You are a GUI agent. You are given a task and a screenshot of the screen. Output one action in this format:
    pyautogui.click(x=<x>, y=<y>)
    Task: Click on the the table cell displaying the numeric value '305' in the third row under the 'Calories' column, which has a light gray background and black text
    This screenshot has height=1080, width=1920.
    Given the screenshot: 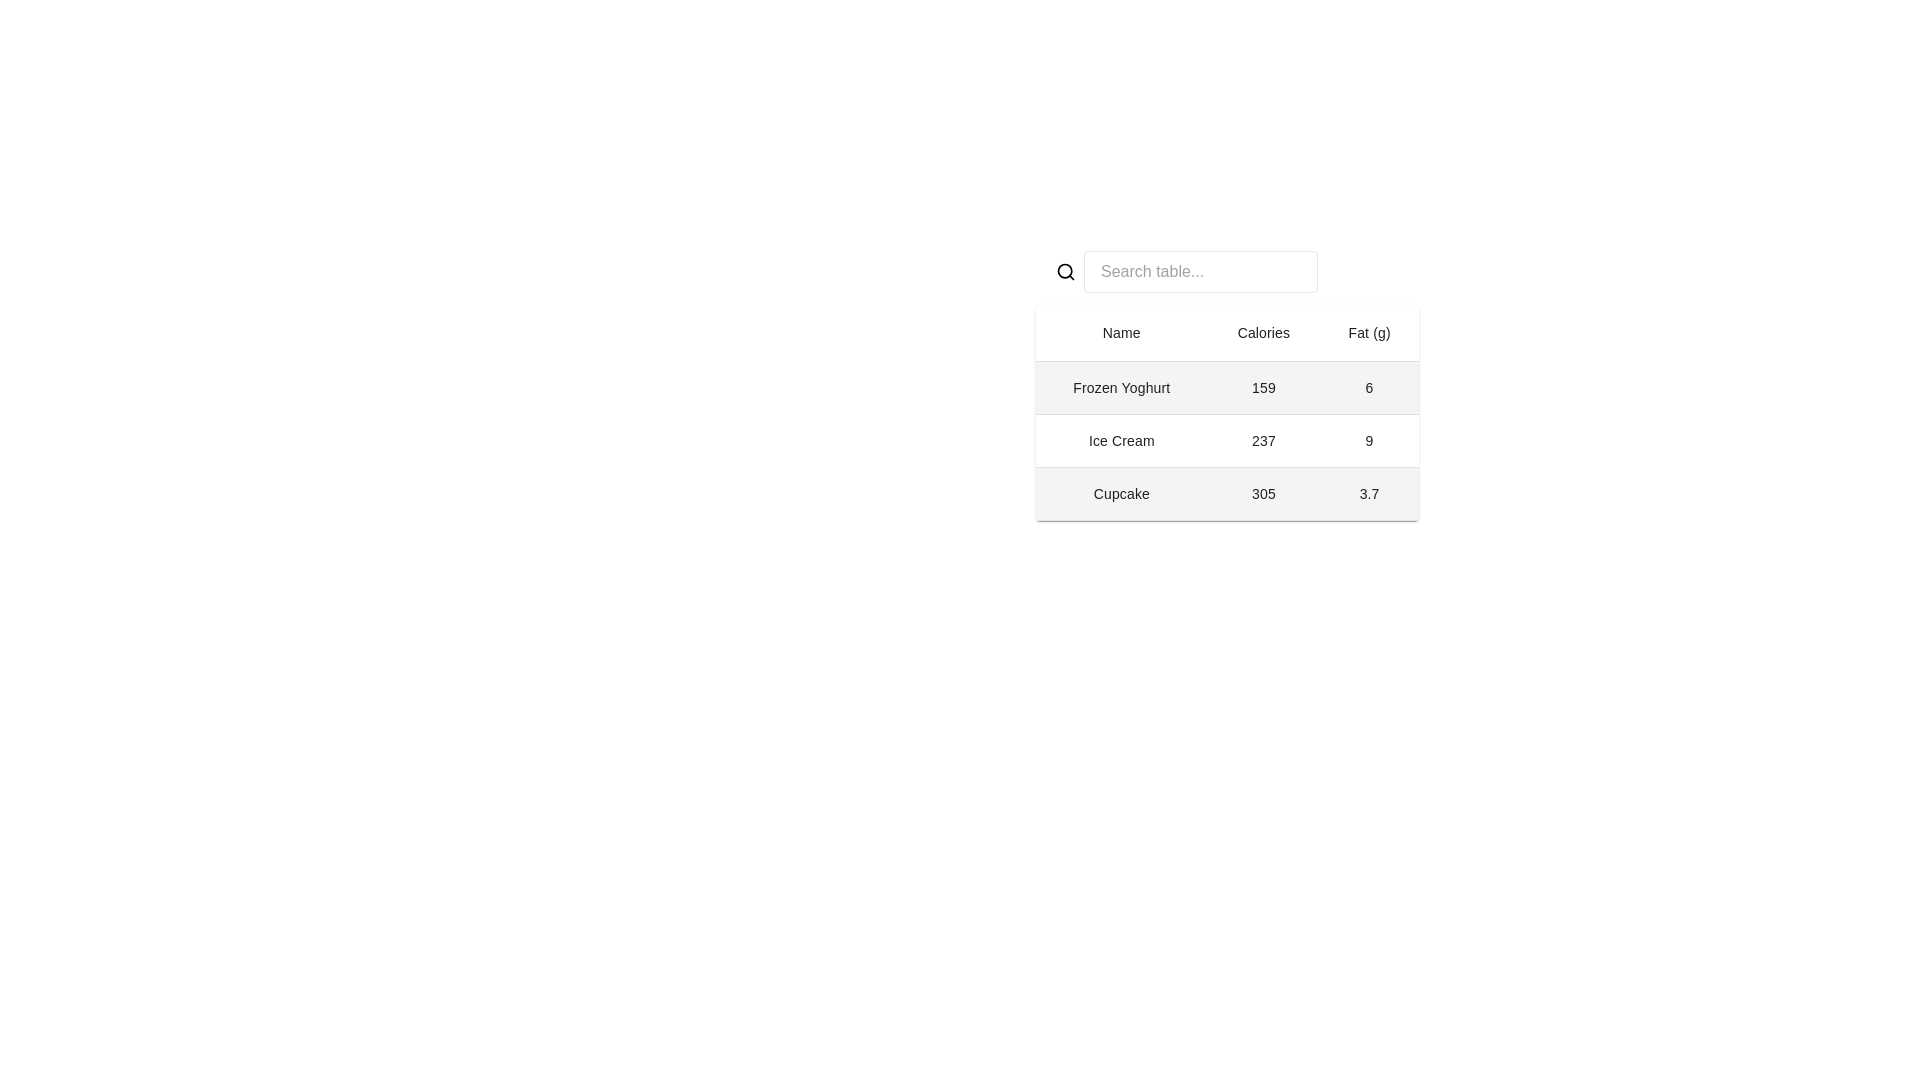 What is the action you would take?
    pyautogui.click(x=1262, y=493)
    